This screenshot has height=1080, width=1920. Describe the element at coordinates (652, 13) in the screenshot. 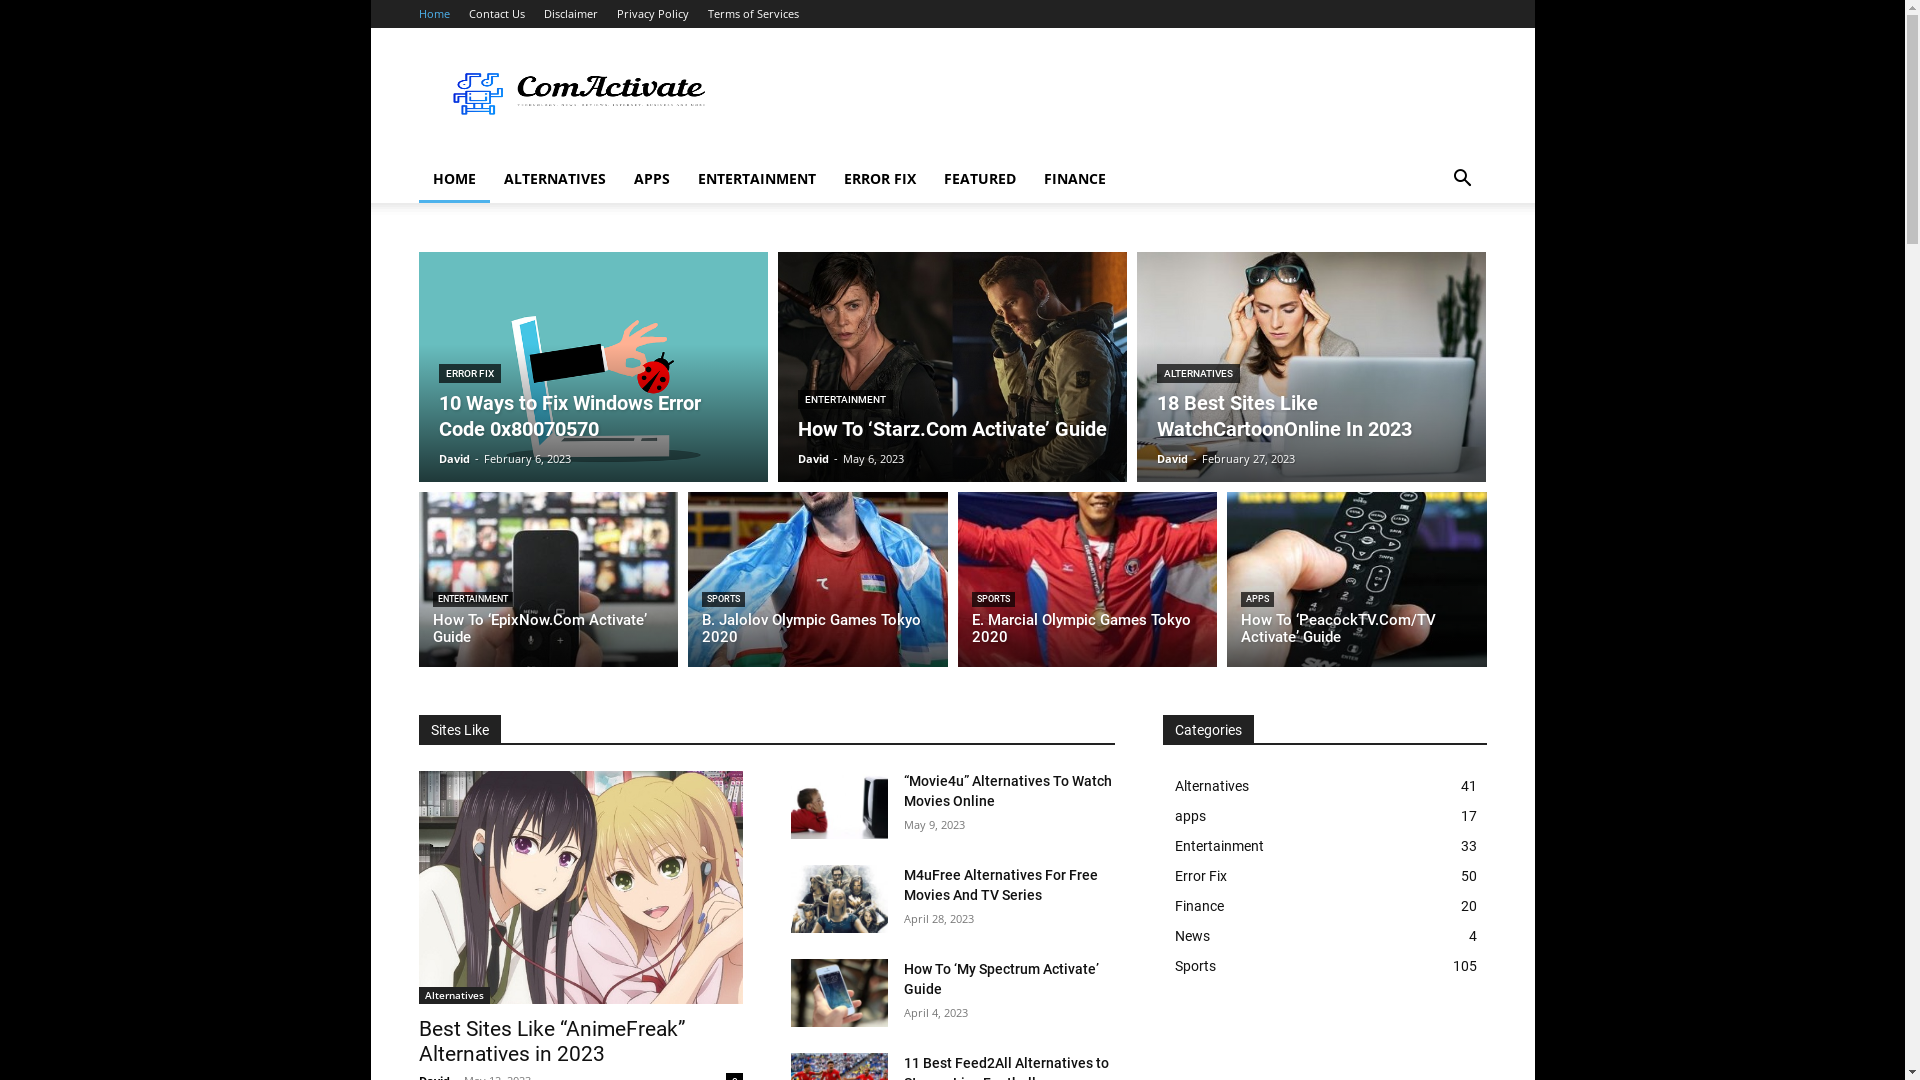

I see `'Privacy Policy'` at that location.